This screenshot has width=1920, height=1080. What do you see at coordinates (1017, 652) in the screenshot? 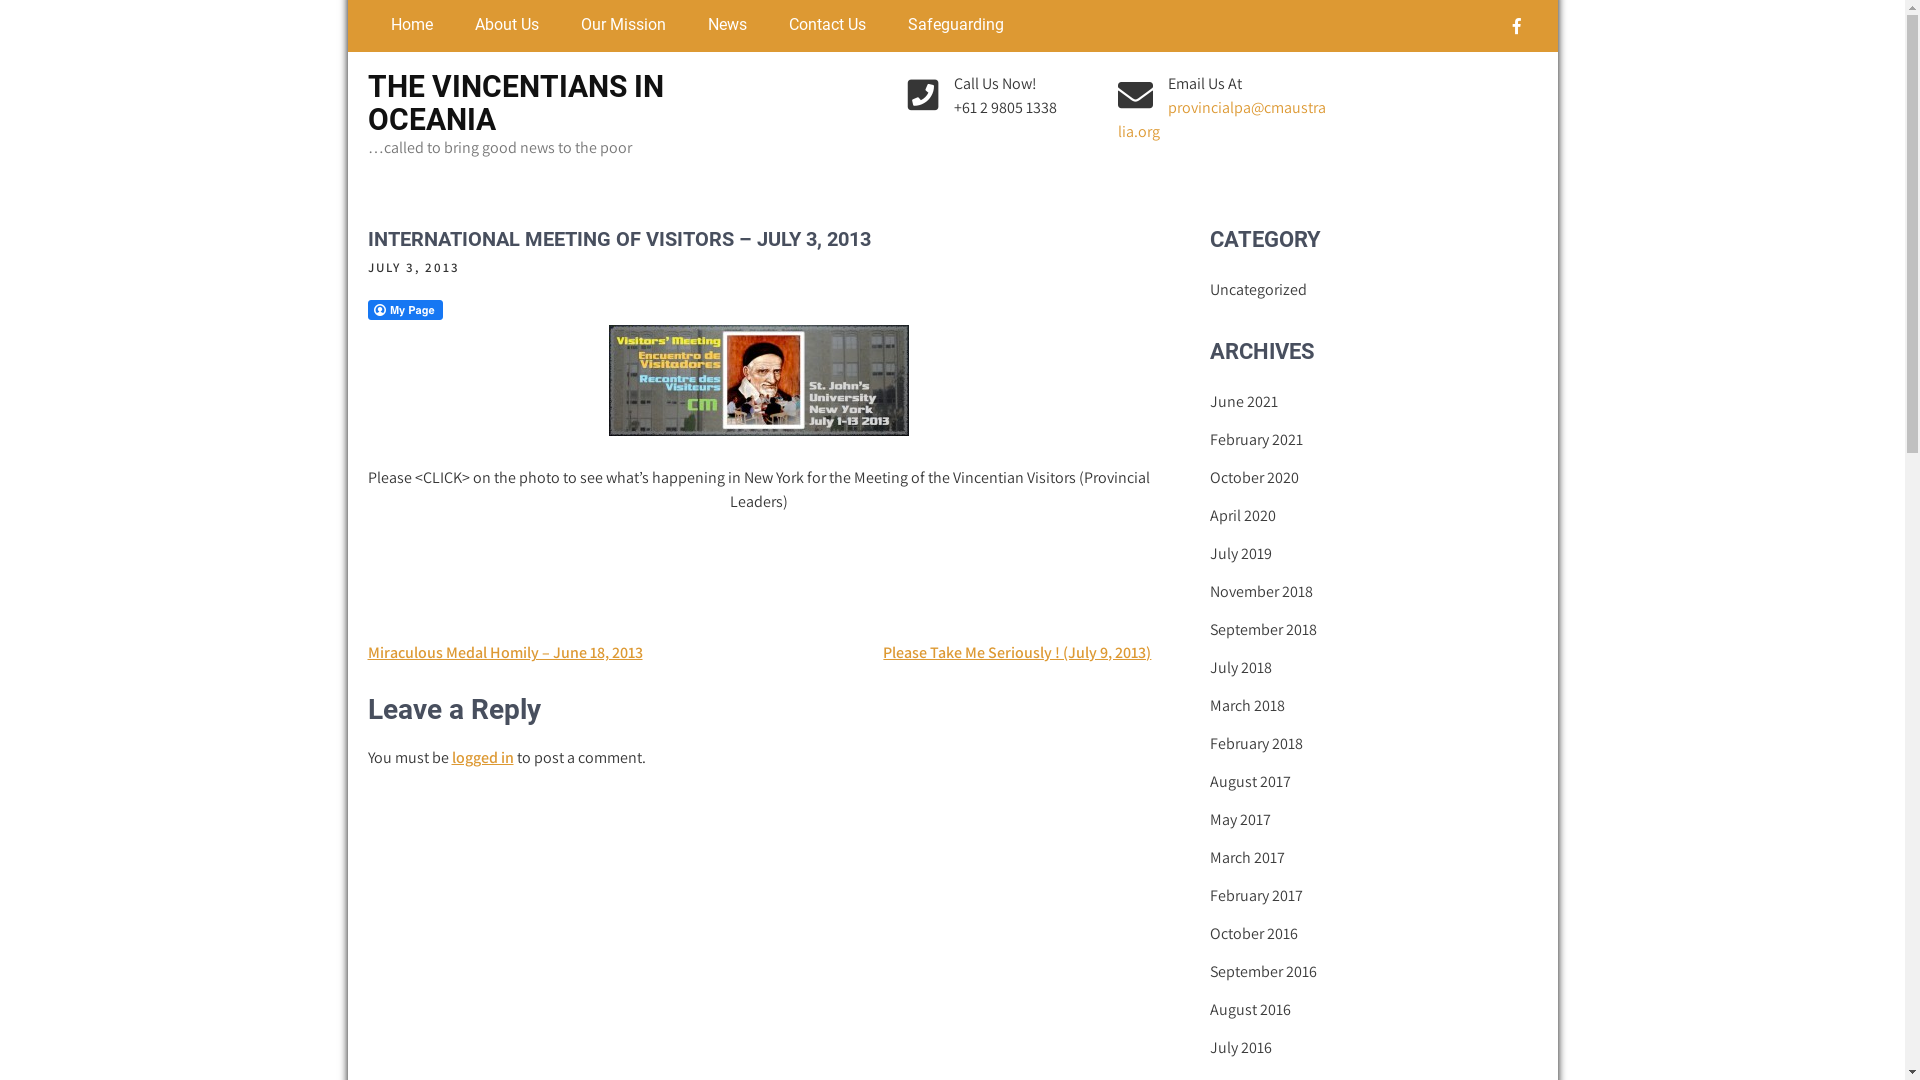
I see `'Please Take Me Seriously ! (July 9, 2013)'` at bounding box center [1017, 652].